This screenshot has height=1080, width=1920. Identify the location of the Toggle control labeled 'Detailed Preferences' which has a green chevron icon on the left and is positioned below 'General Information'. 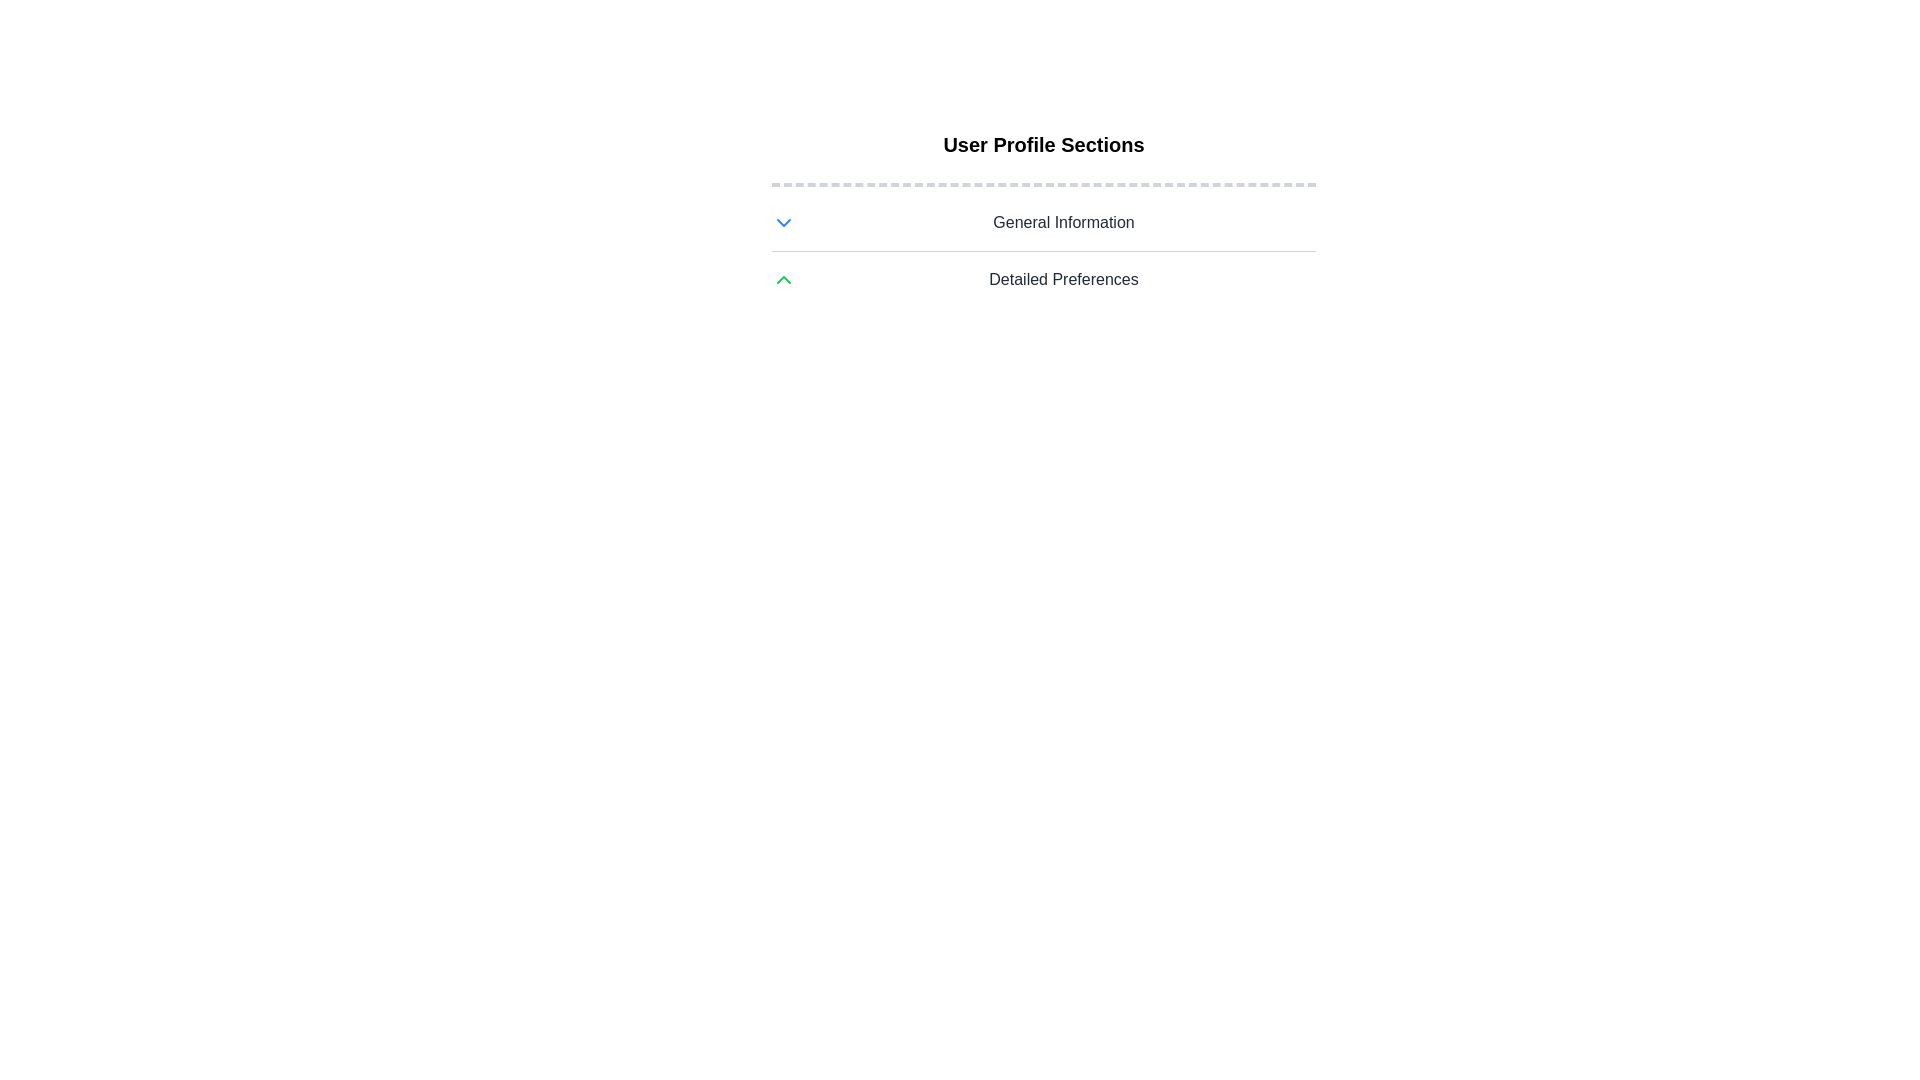
(1042, 280).